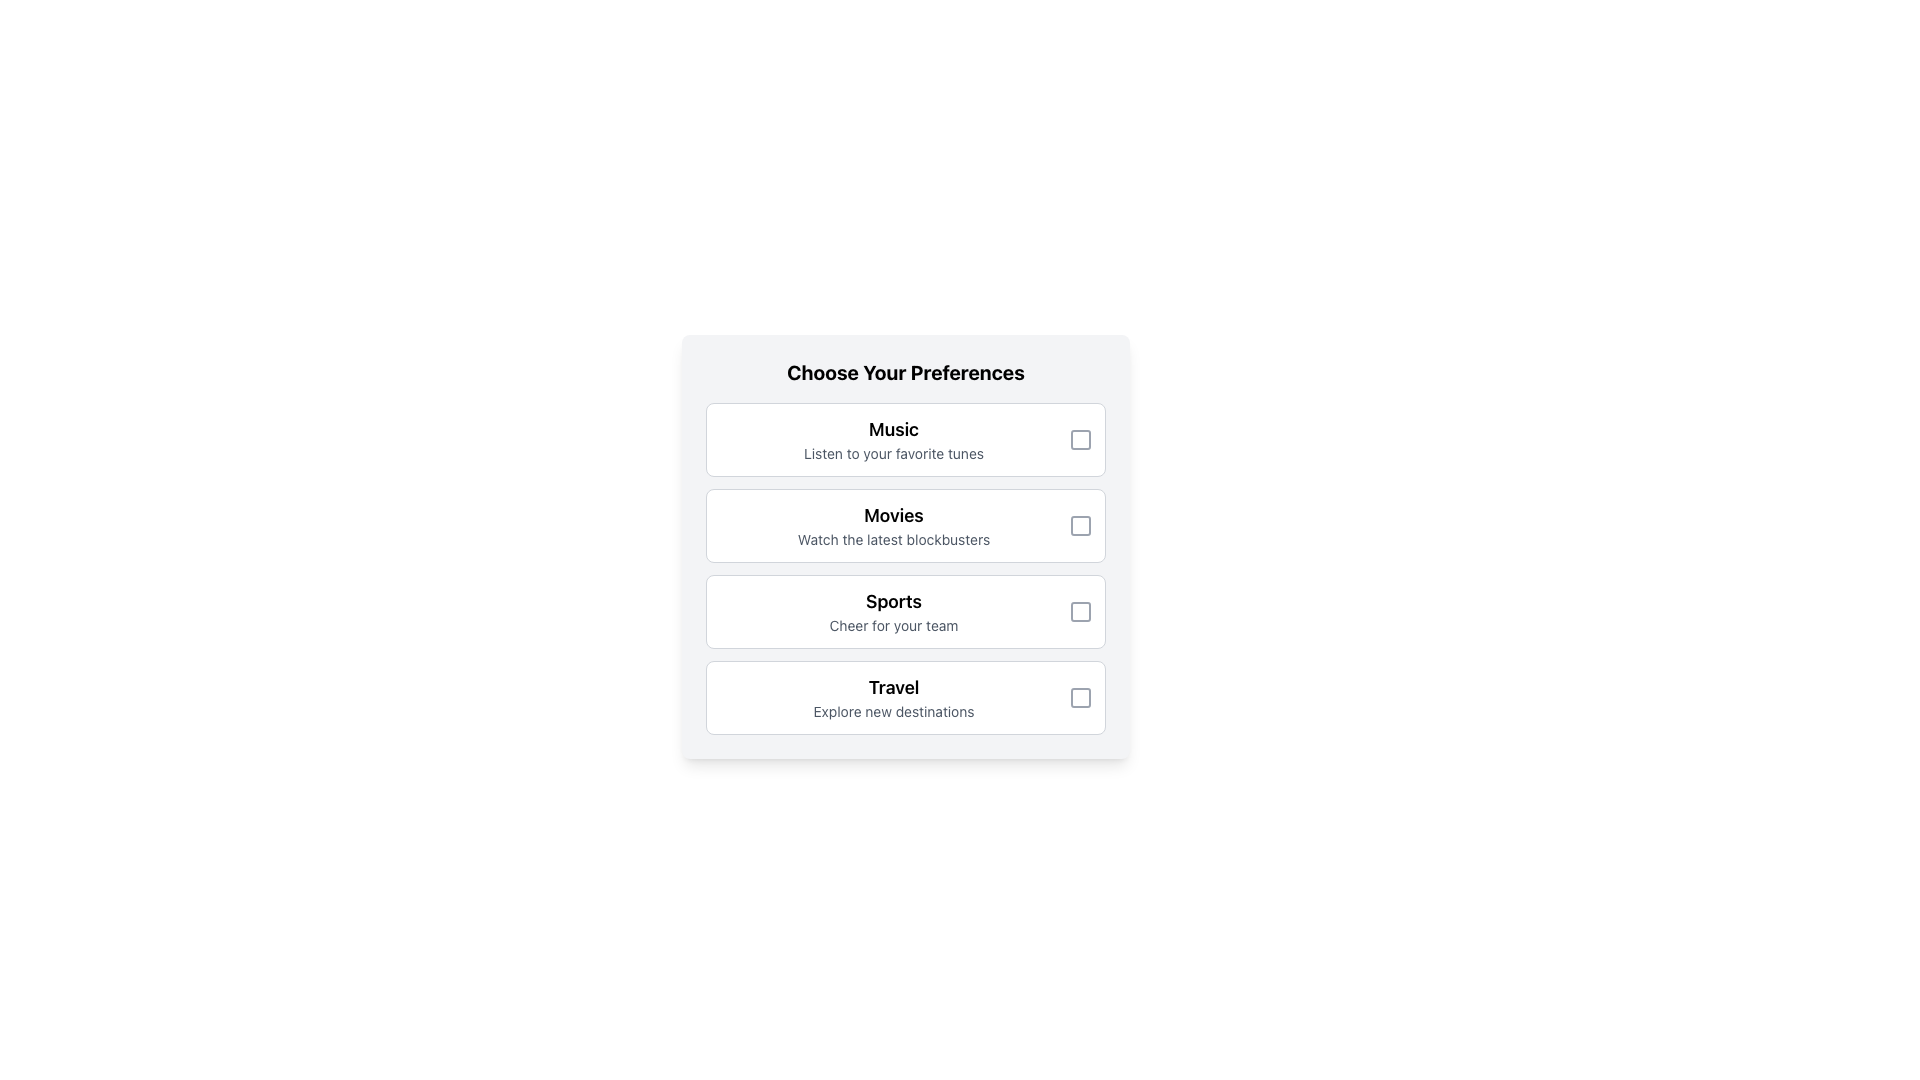  Describe the element at coordinates (892, 711) in the screenshot. I see `the informative Text Label located beneath the 'Travel' label in the fourth option block of the preference selection interface` at that location.